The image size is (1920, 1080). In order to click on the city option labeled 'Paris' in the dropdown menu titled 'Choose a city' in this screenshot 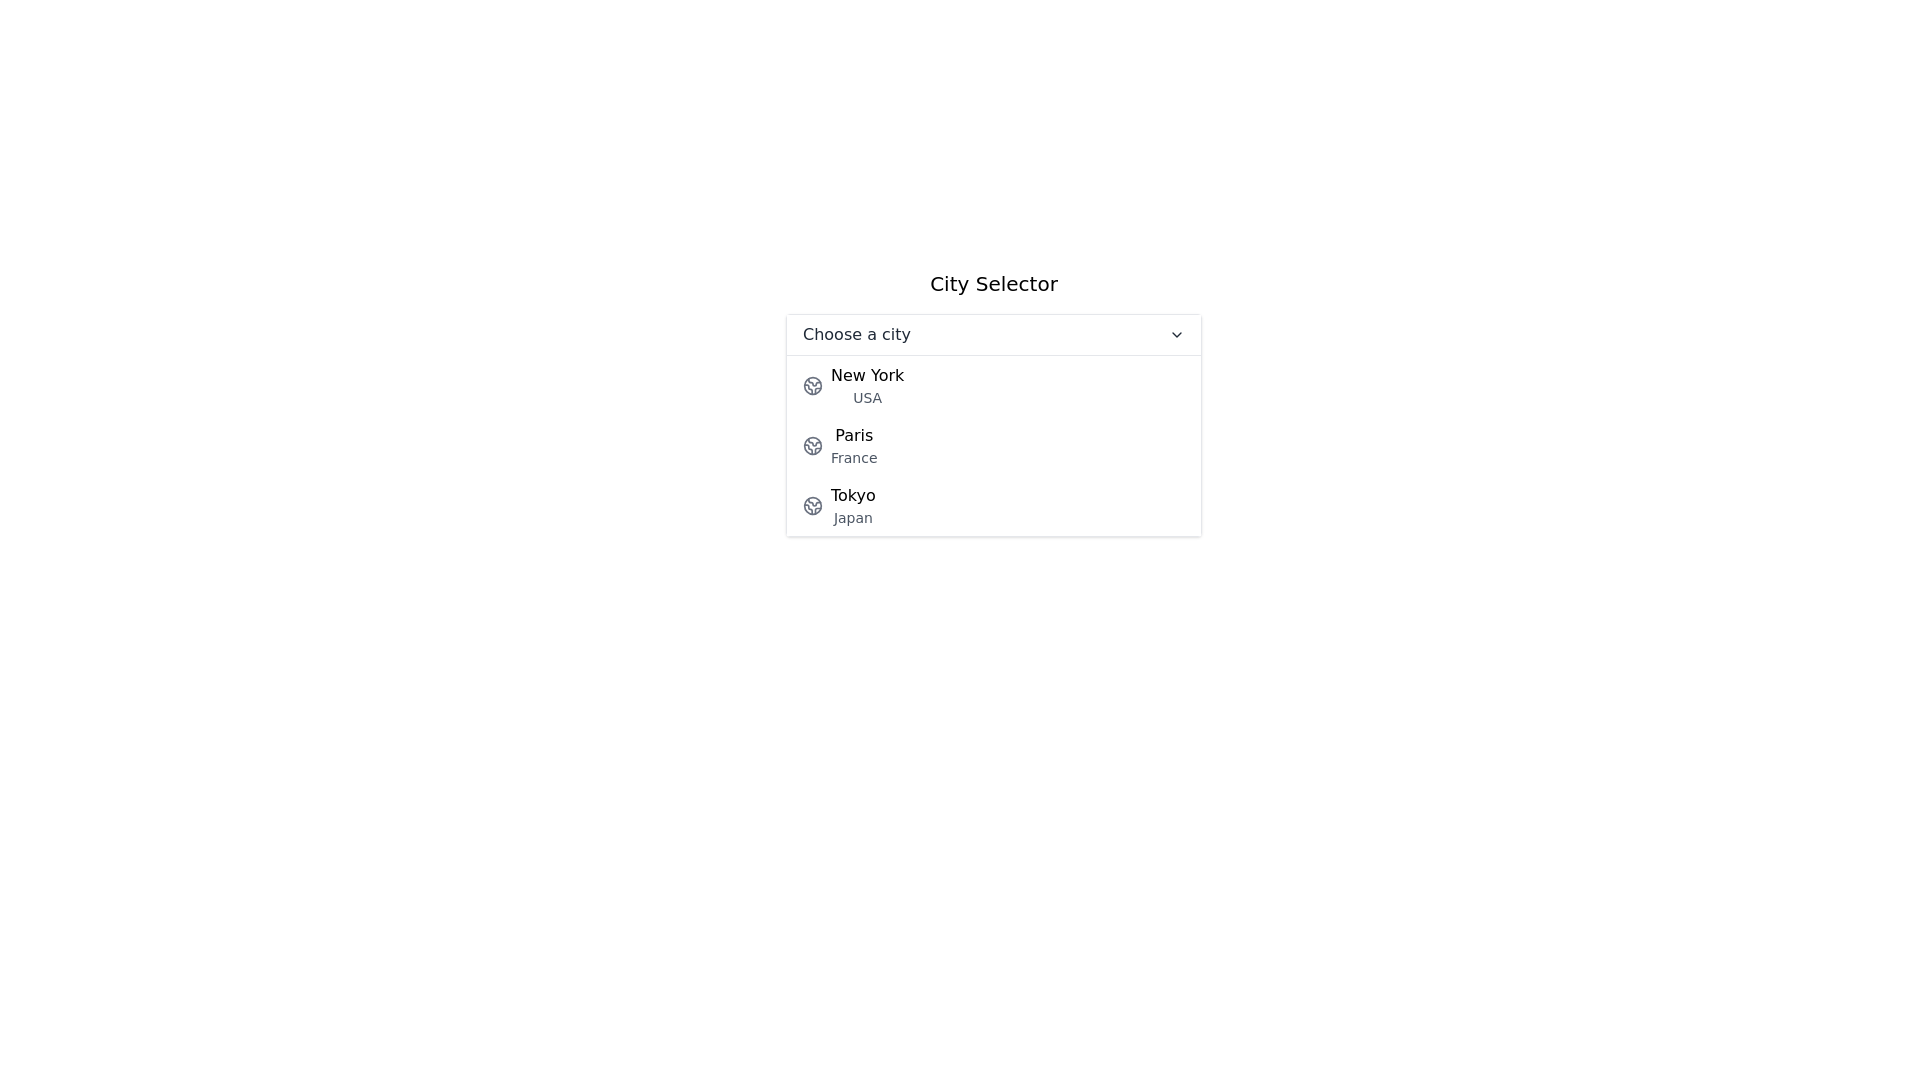, I will do `click(993, 445)`.